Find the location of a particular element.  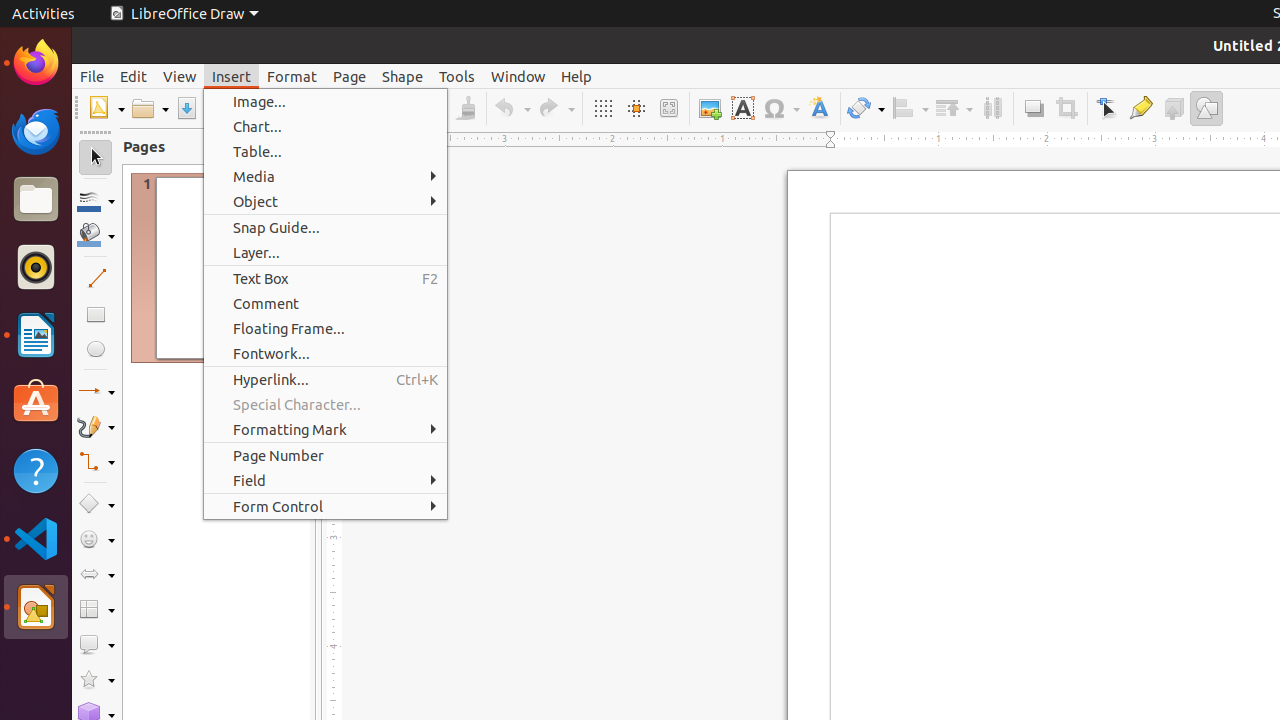

'Shadow' is located at coordinates (1033, 108).